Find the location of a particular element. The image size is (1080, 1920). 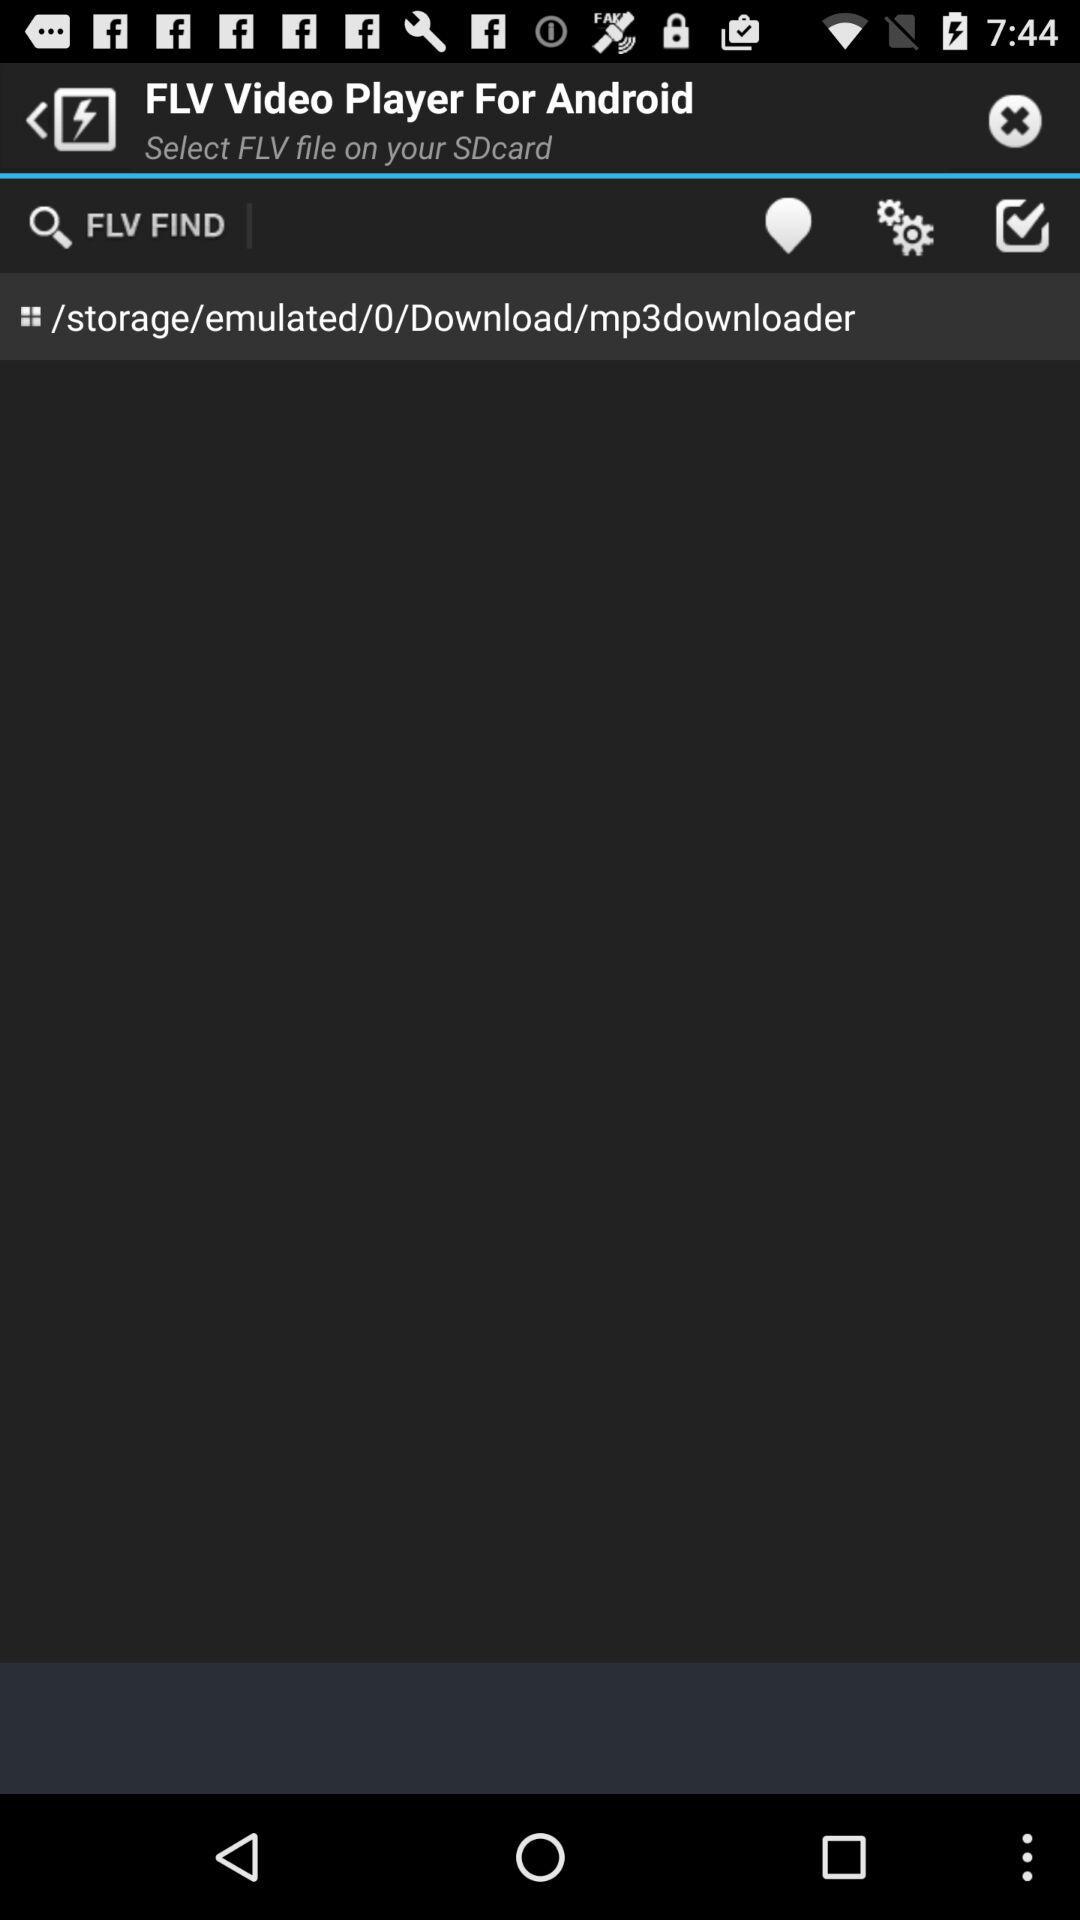

the location icon is located at coordinates (786, 240).